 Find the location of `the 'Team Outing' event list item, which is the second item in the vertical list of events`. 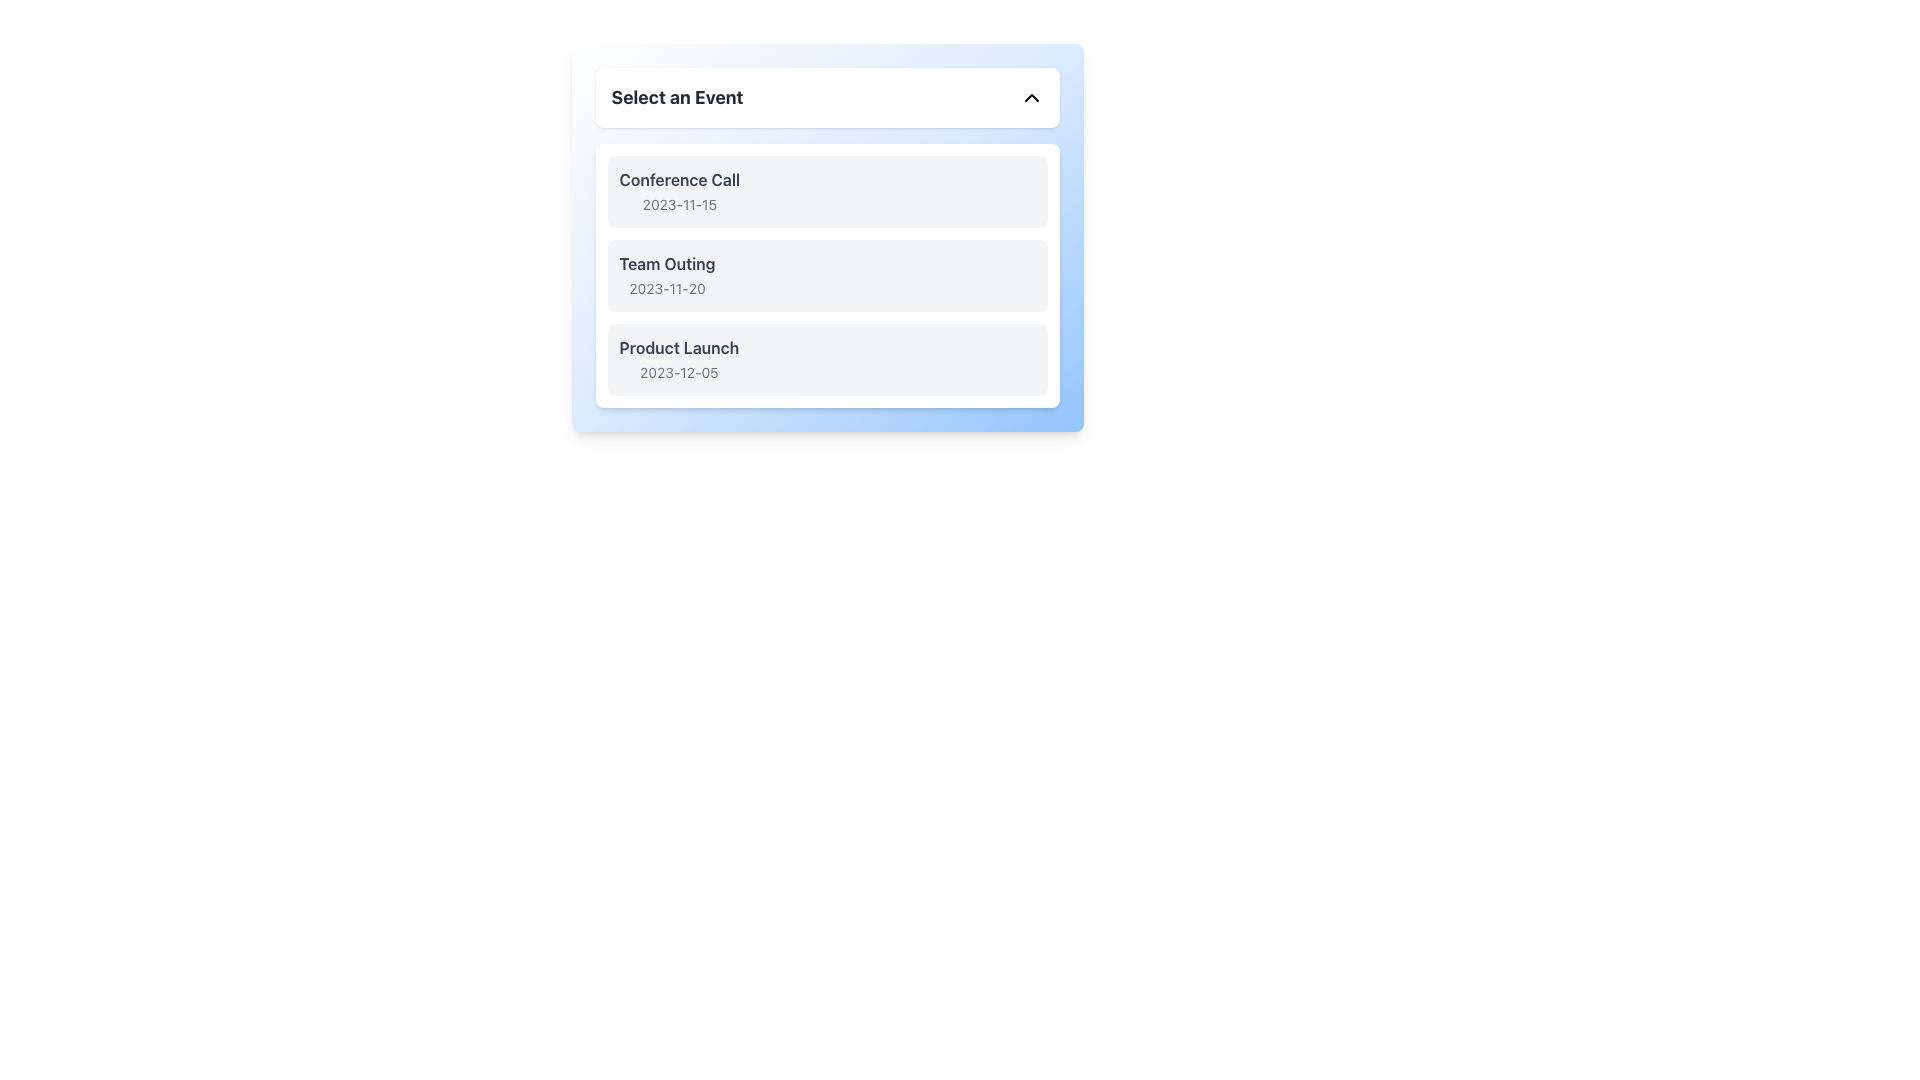

the 'Team Outing' event list item, which is the second item in the vertical list of events is located at coordinates (827, 276).